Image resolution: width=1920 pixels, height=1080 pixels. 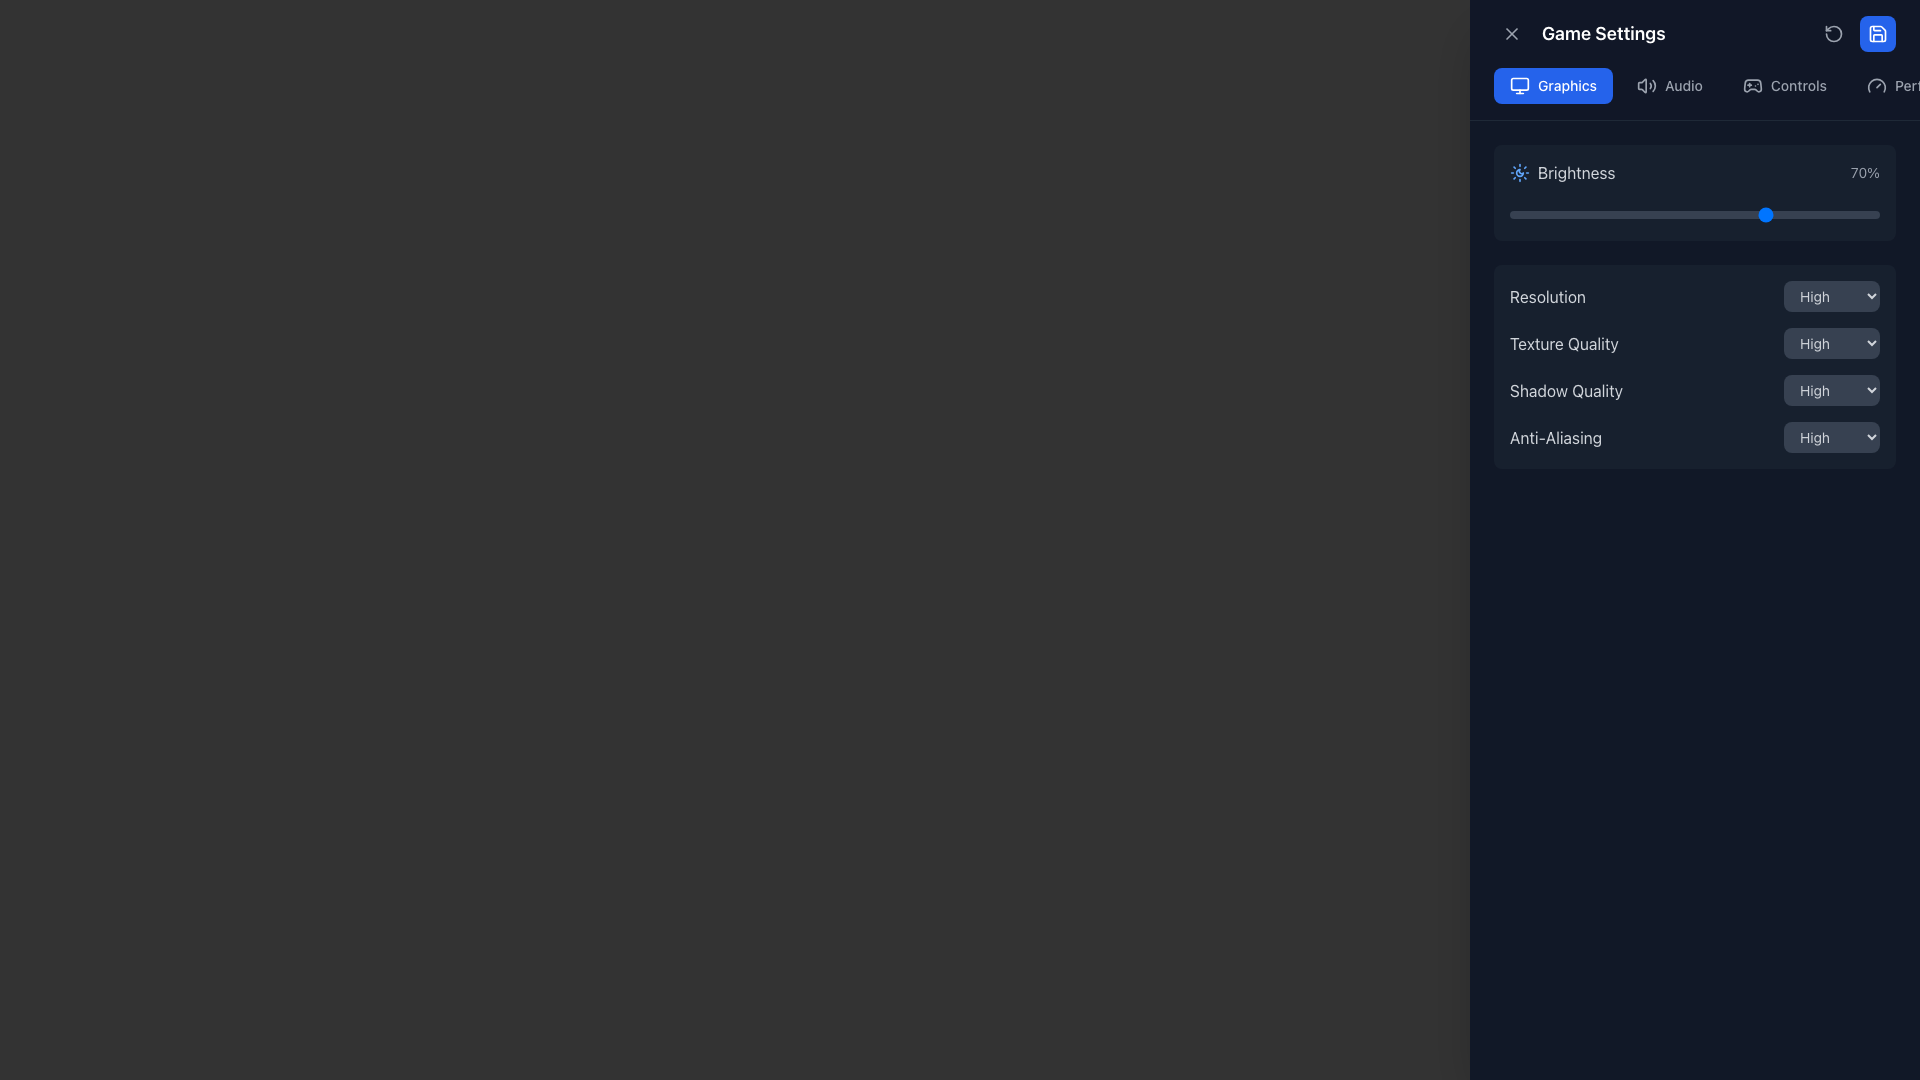 What do you see at coordinates (1646, 84) in the screenshot?
I see `the 'Audio' icon in the settings menu, which is located next to the text label 'Audio' in the navigation bar` at bounding box center [1646, 84].